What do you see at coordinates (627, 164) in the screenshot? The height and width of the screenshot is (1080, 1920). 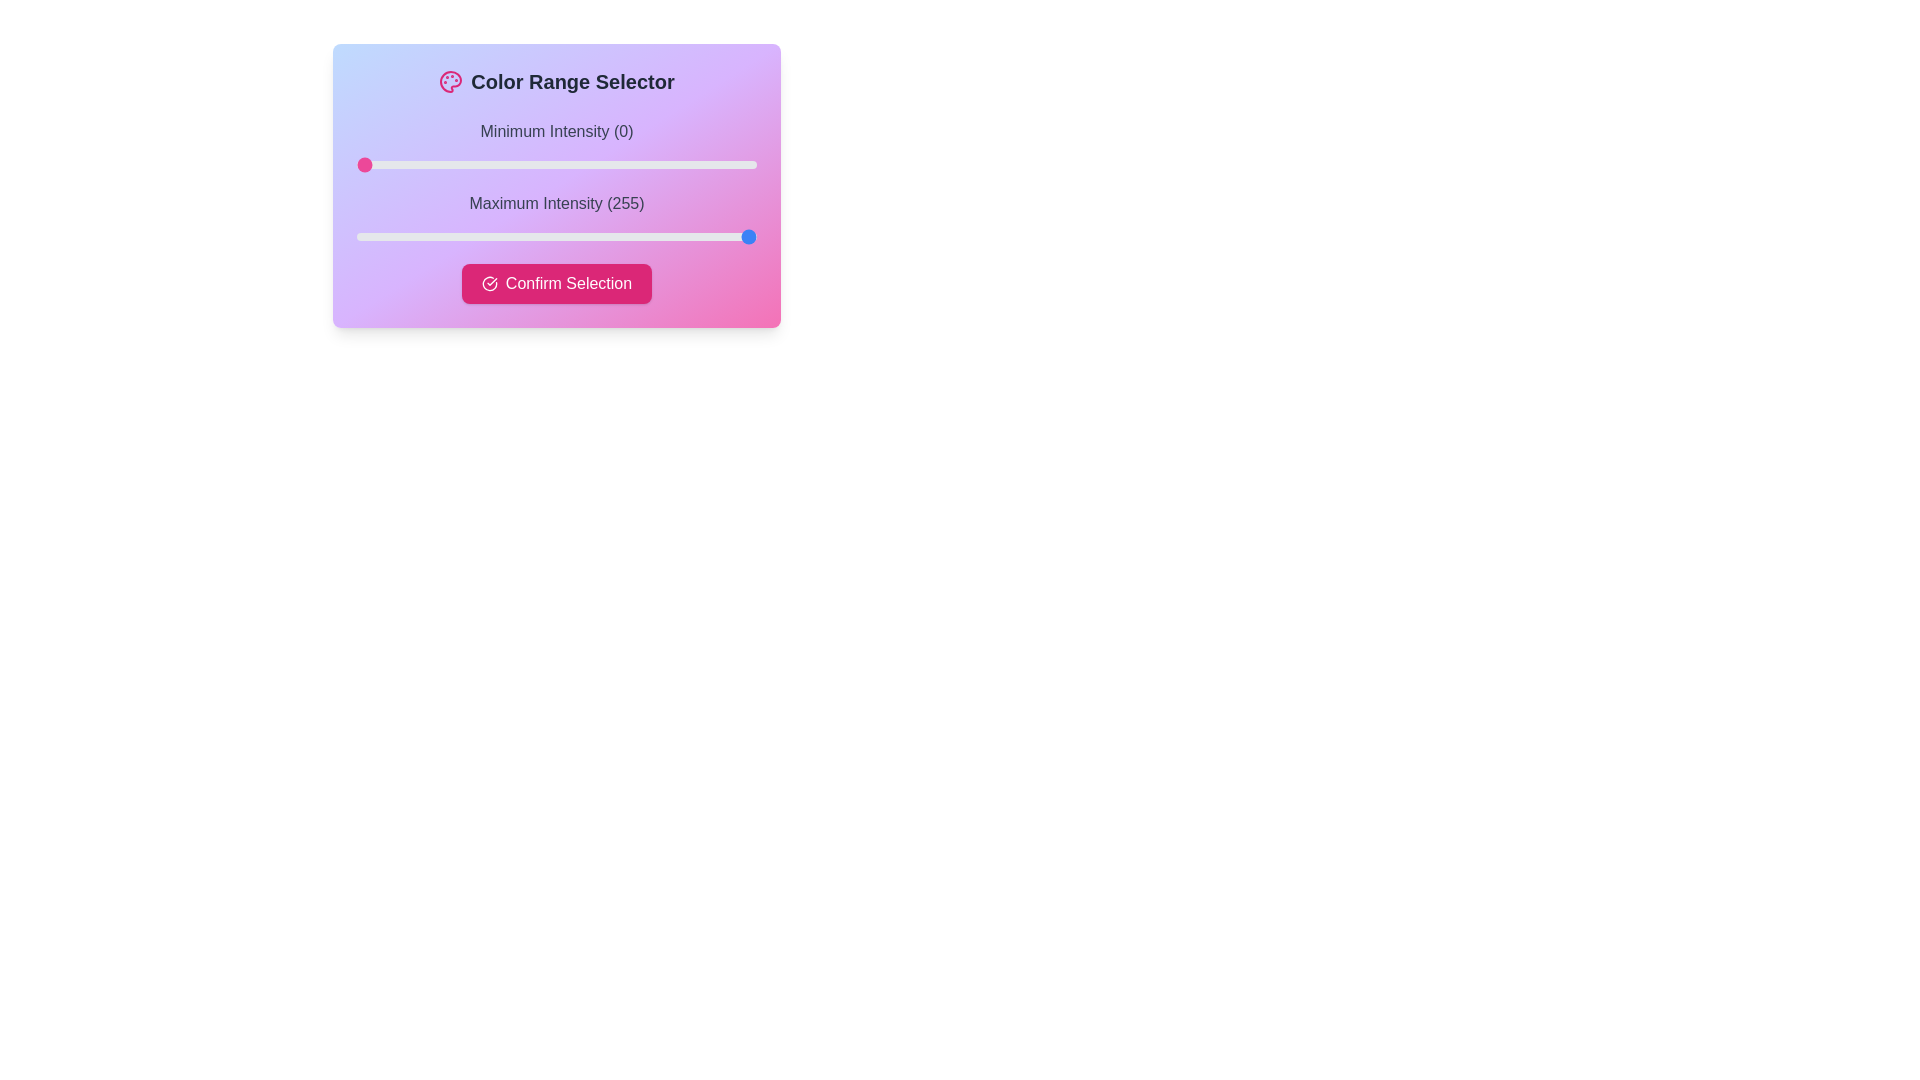 I see `the minimum intensity slider to 173 value` at bounding box center [627, 164].